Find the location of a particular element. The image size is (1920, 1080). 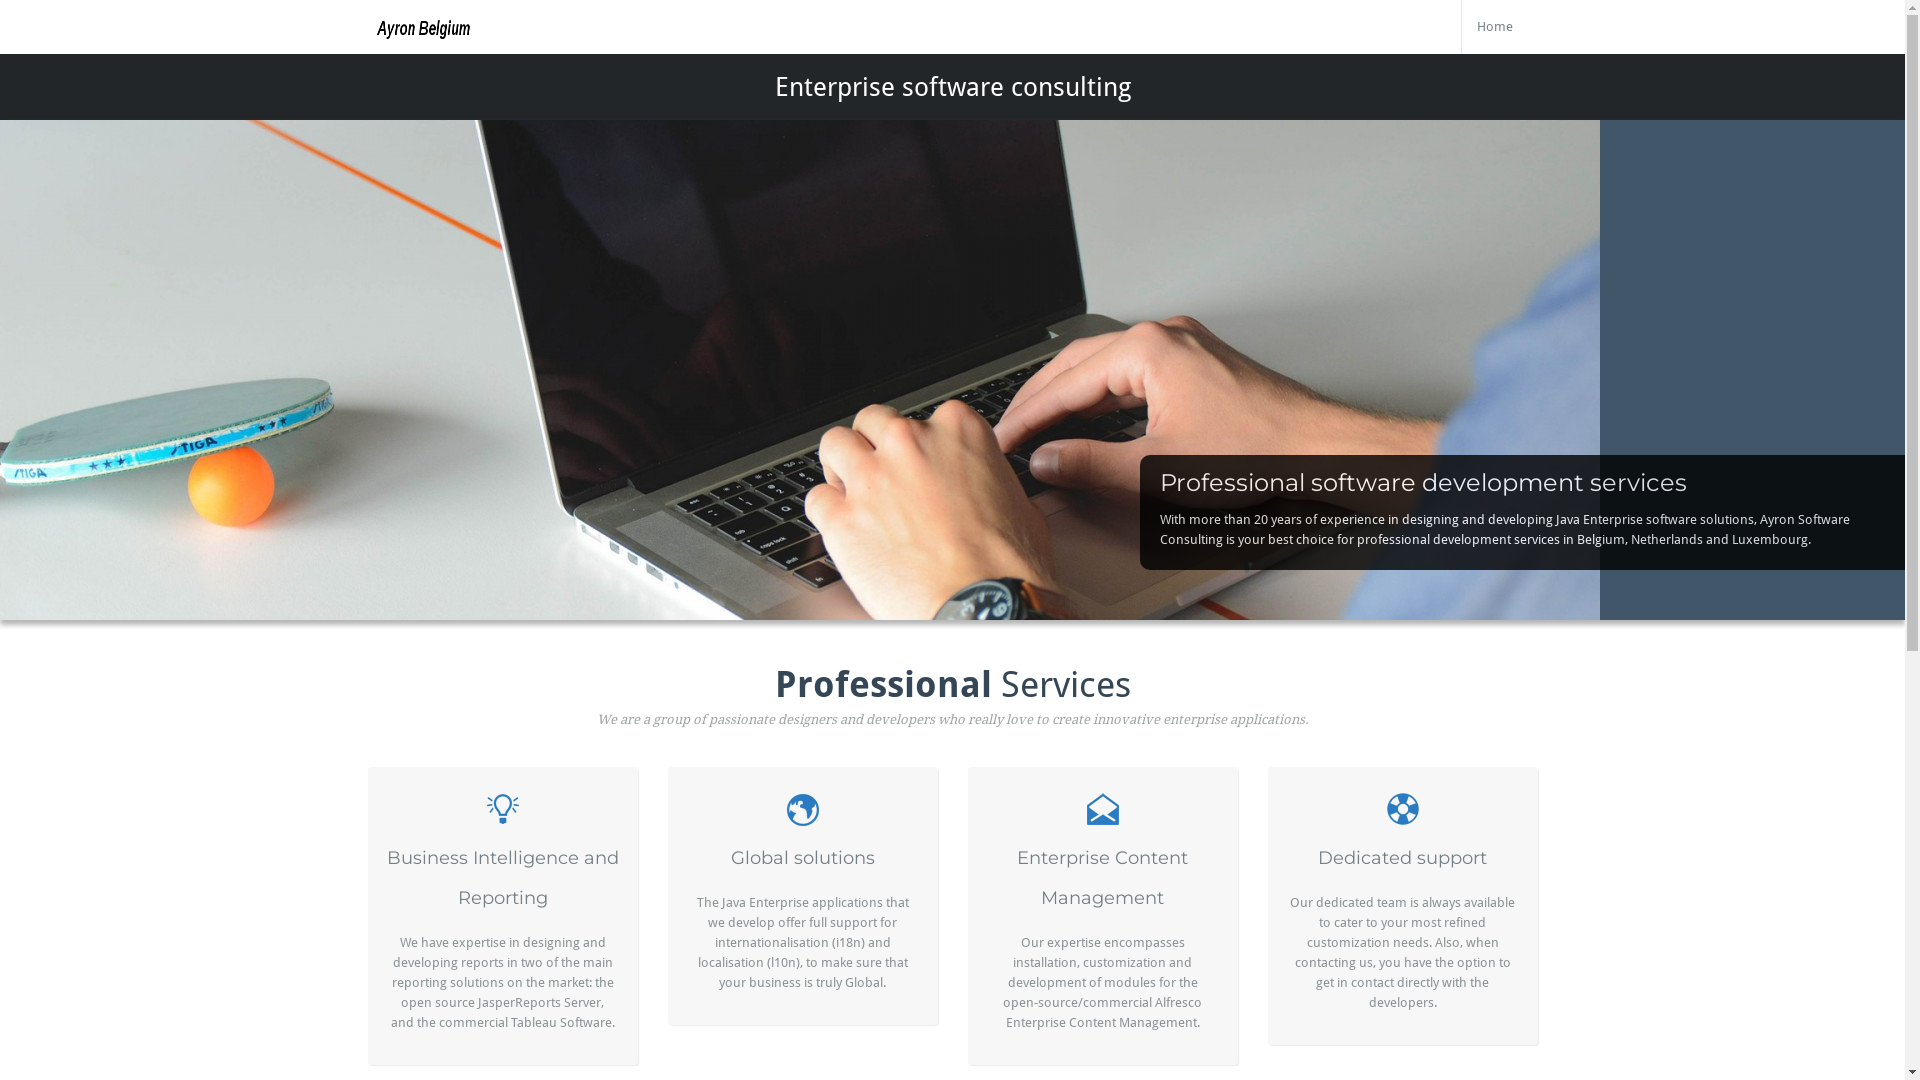

'Home' is located at coordinates (1462, 27).